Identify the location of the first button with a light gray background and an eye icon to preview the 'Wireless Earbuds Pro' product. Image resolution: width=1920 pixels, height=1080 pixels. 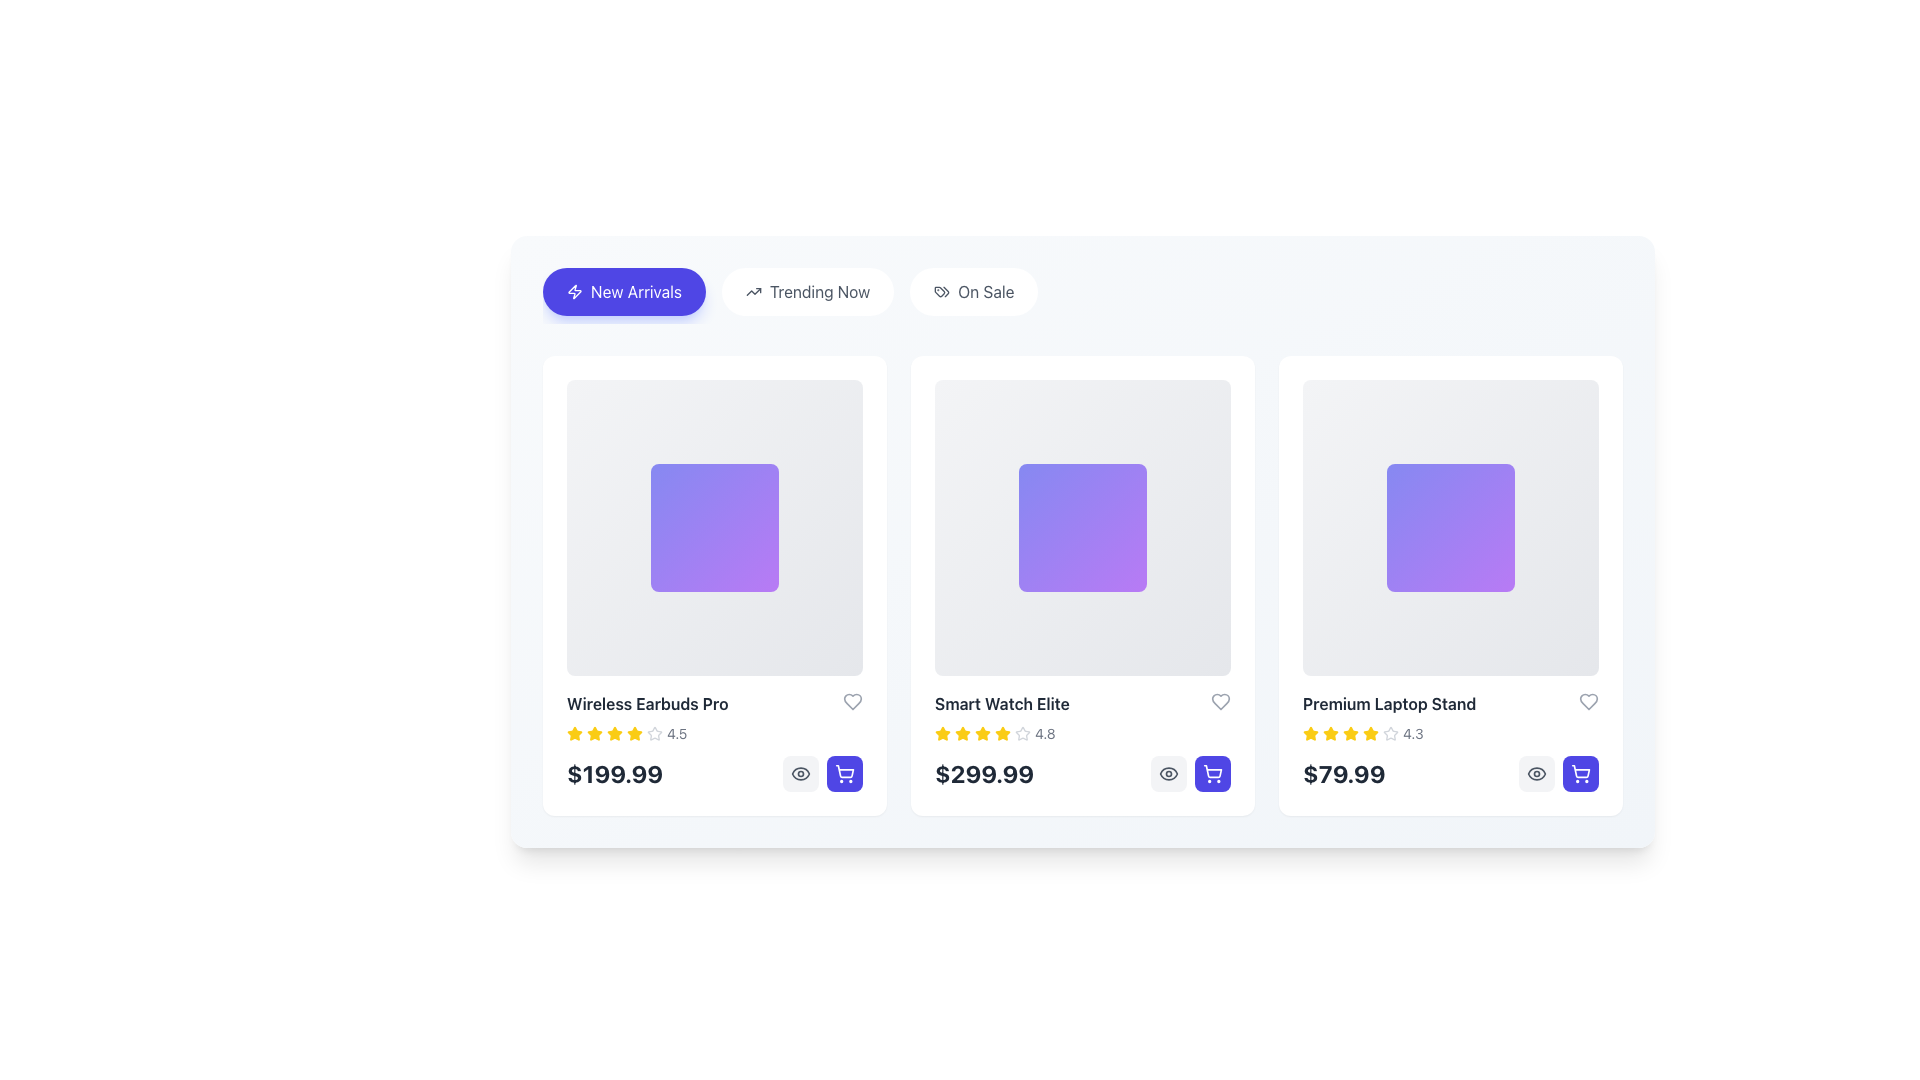
(801, 773).